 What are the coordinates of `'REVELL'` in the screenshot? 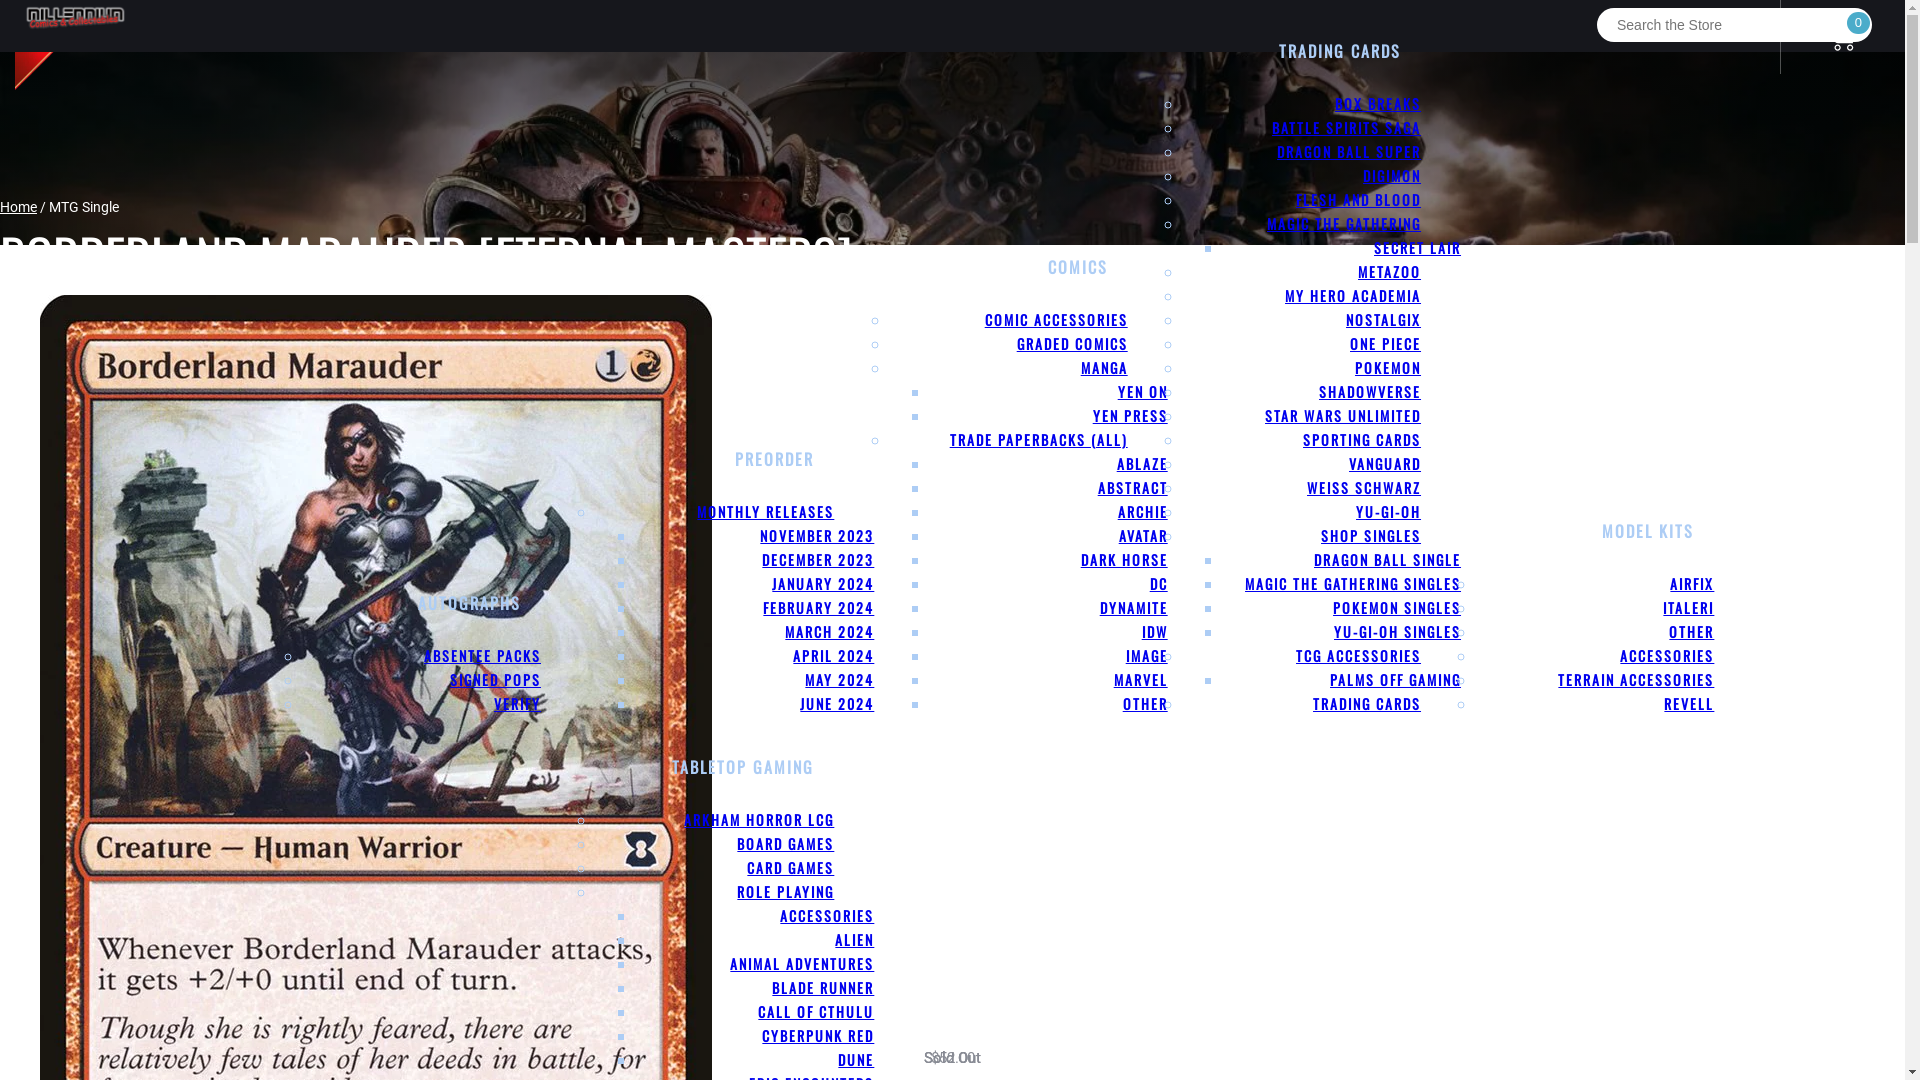 It's located at (1664, 702).